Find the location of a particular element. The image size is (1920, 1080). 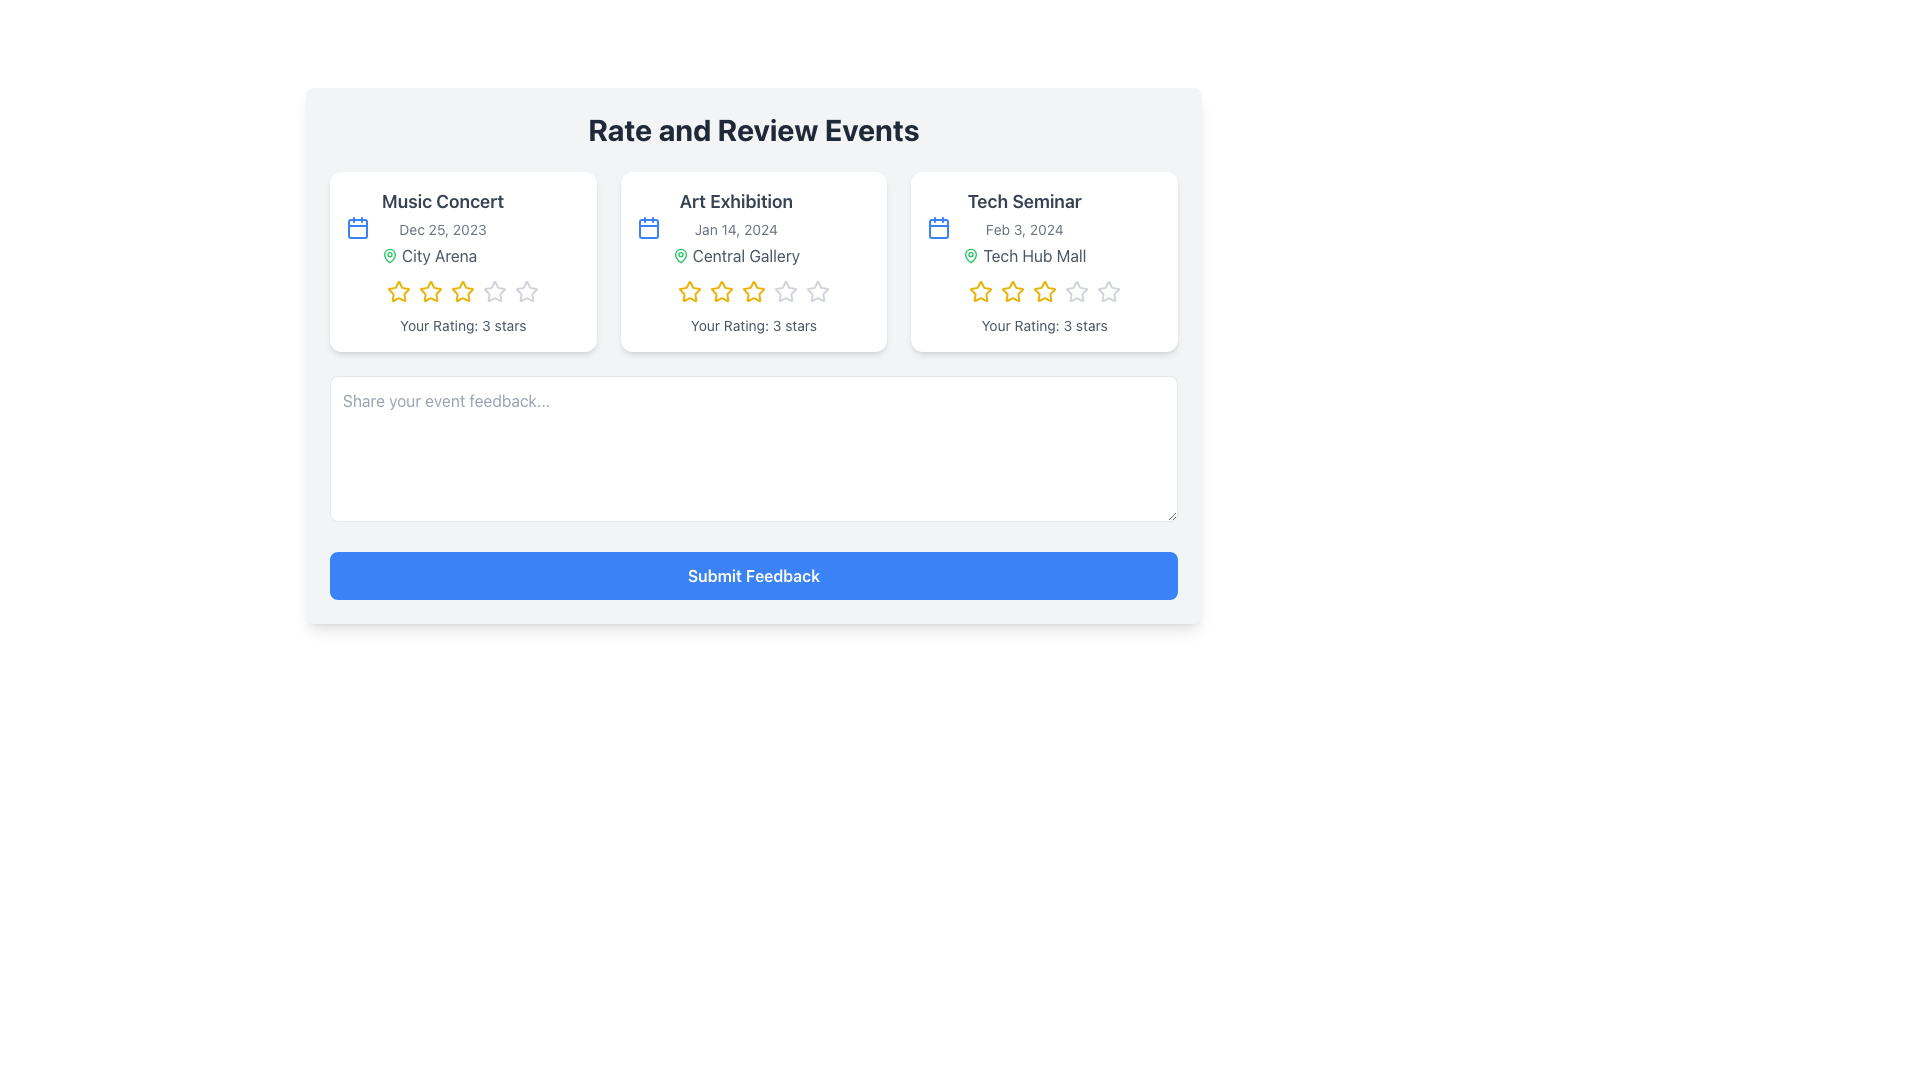

the third star-shaped icon in the rating component for the 'Art Exhibition' is located at coordinates (785, 291).